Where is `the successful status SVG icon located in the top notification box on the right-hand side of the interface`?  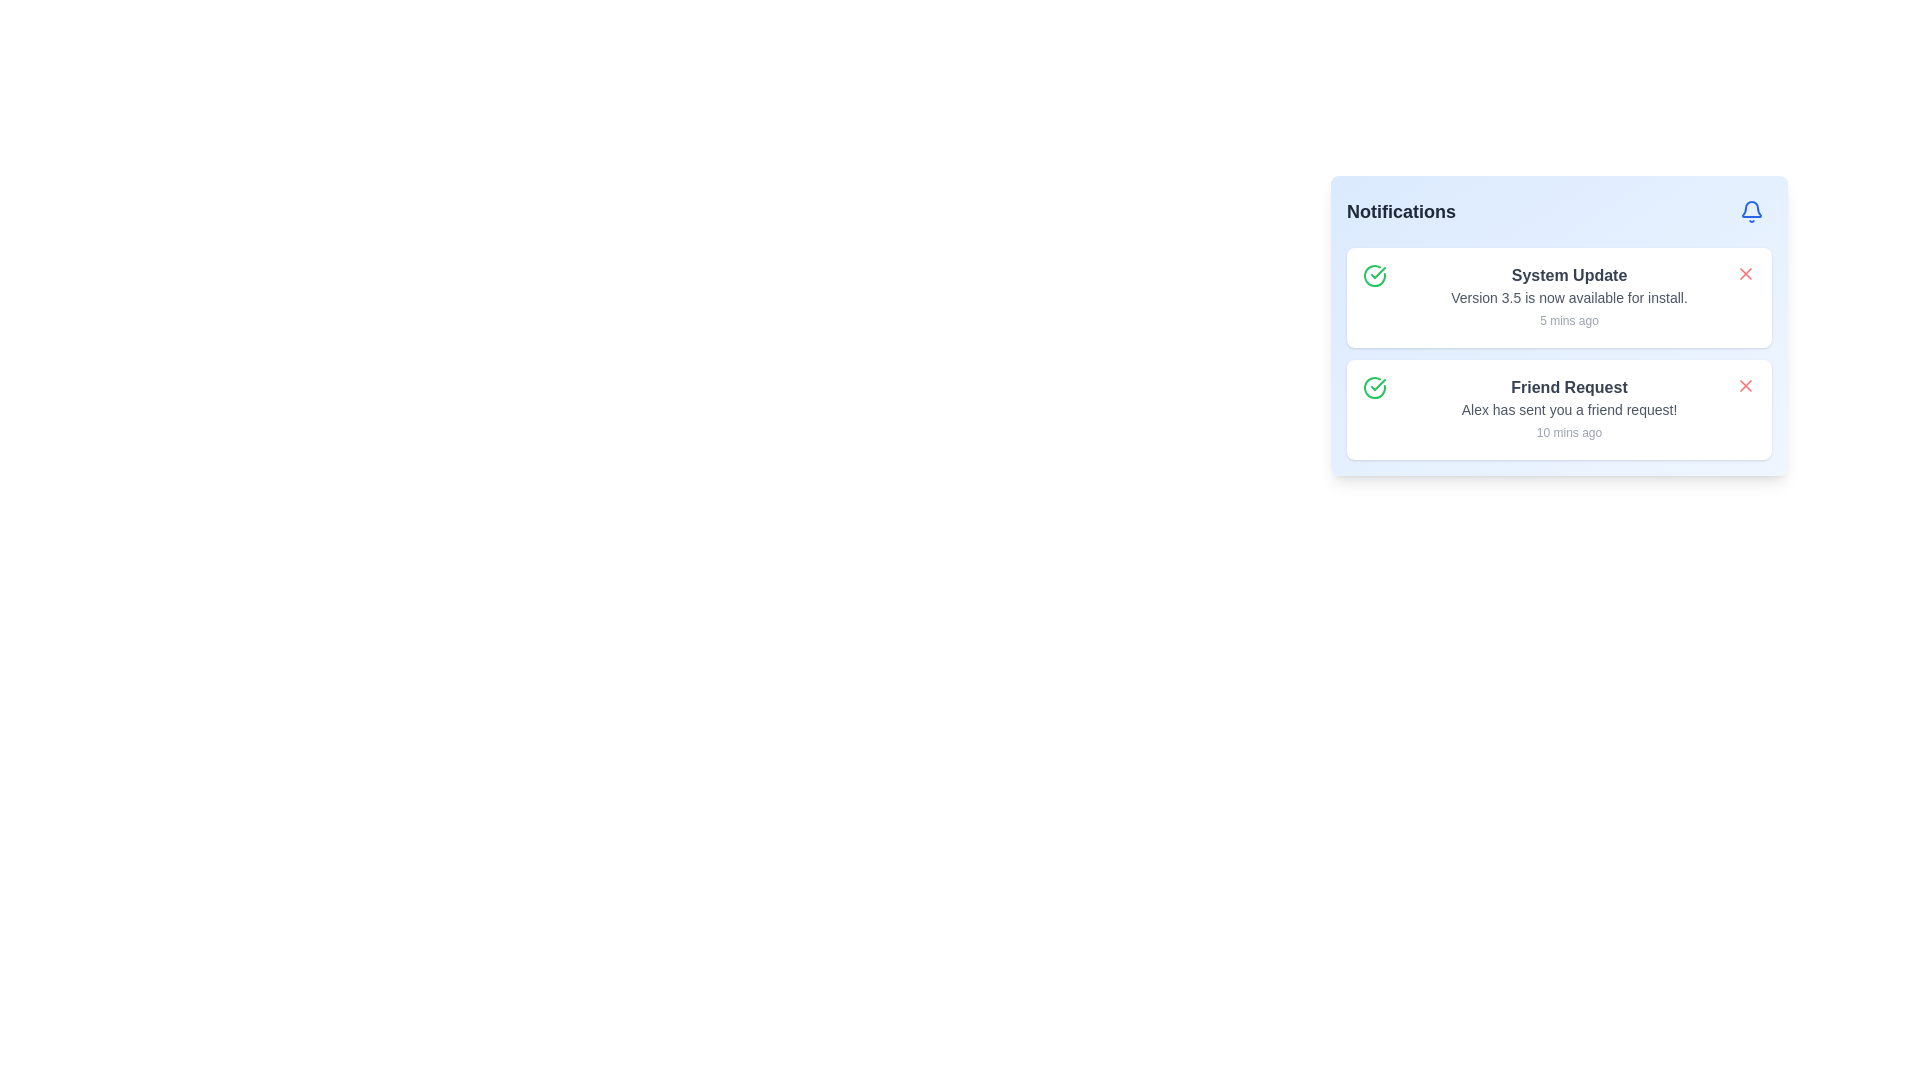
the successful status SVG icon located in the top notification box on the right-hand side of the interface is located at coordinates (1377, 385).